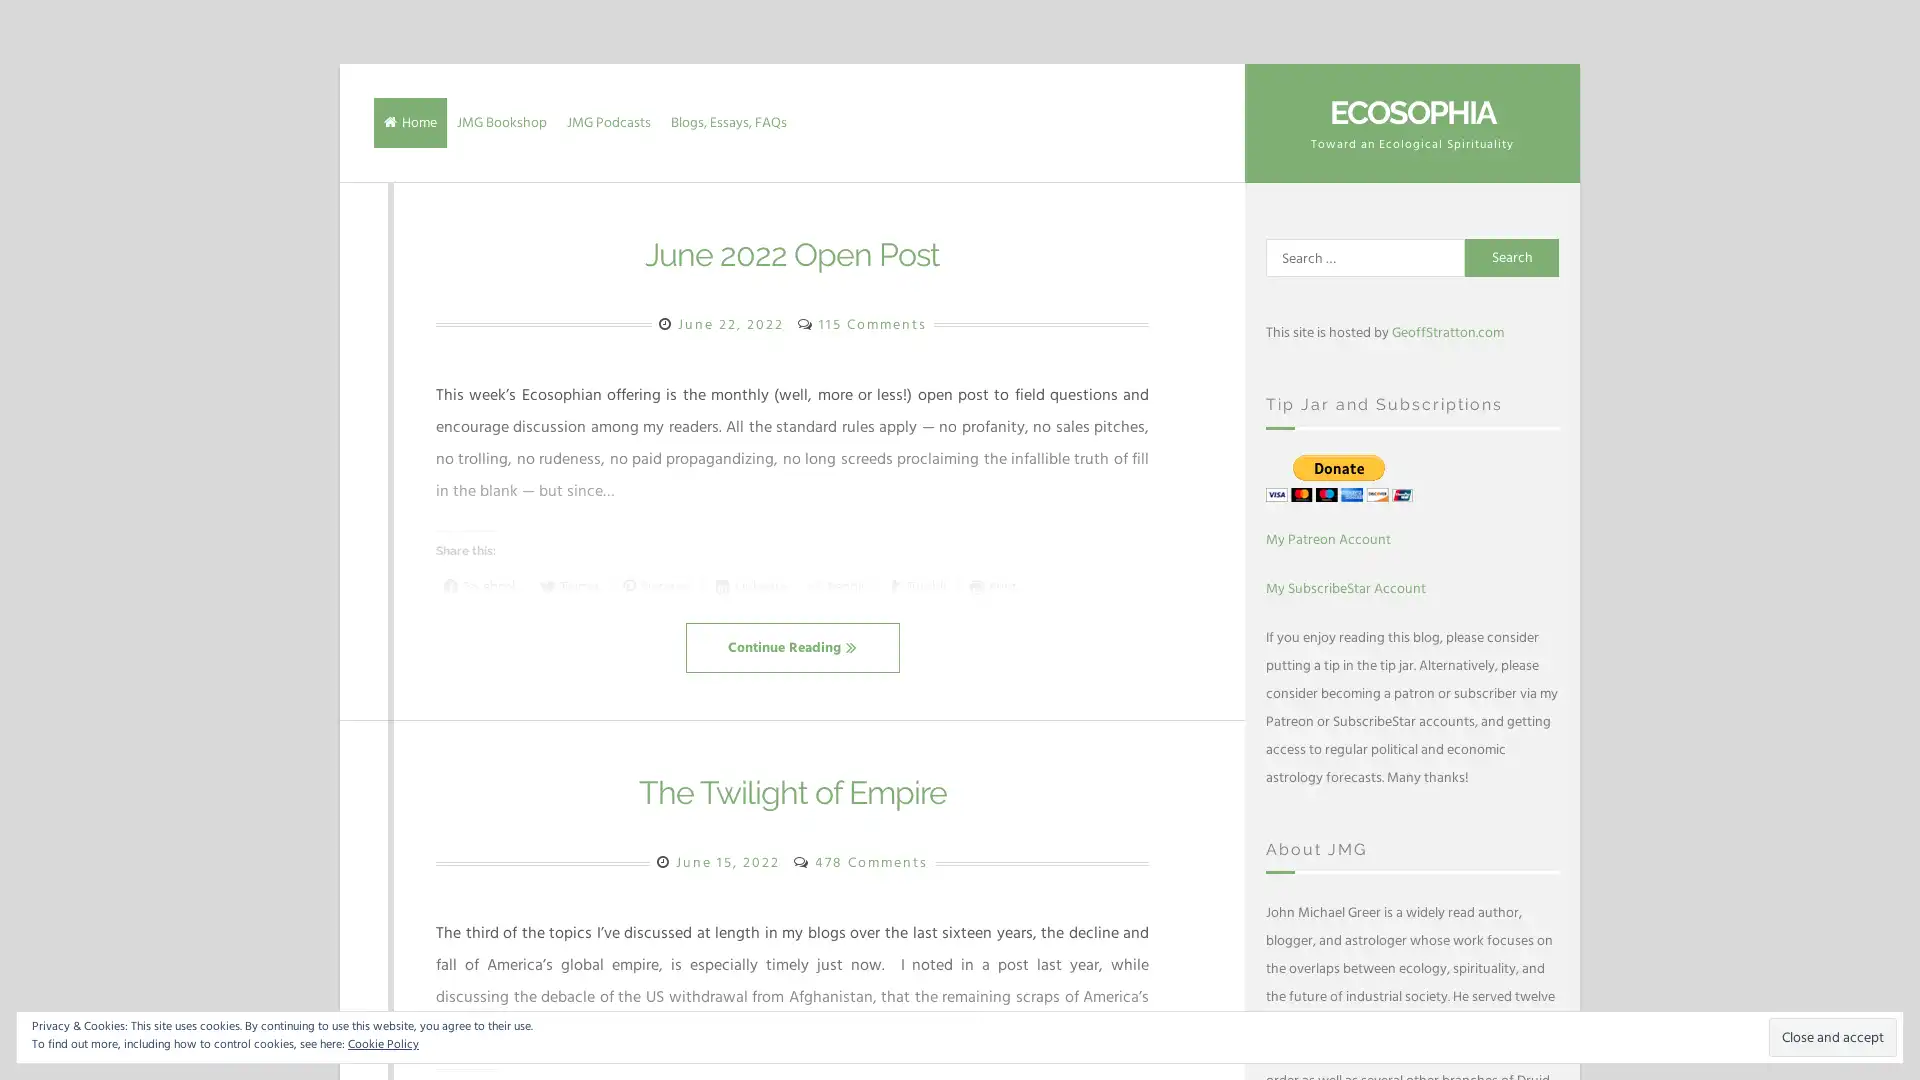 This screenshot has height=1080, width=1920. What do you see at coordinates (1339, 477) in the screenshot?
I see `PayPal - The safer, easier way to pay online!` at bounding box center [1339, 477].